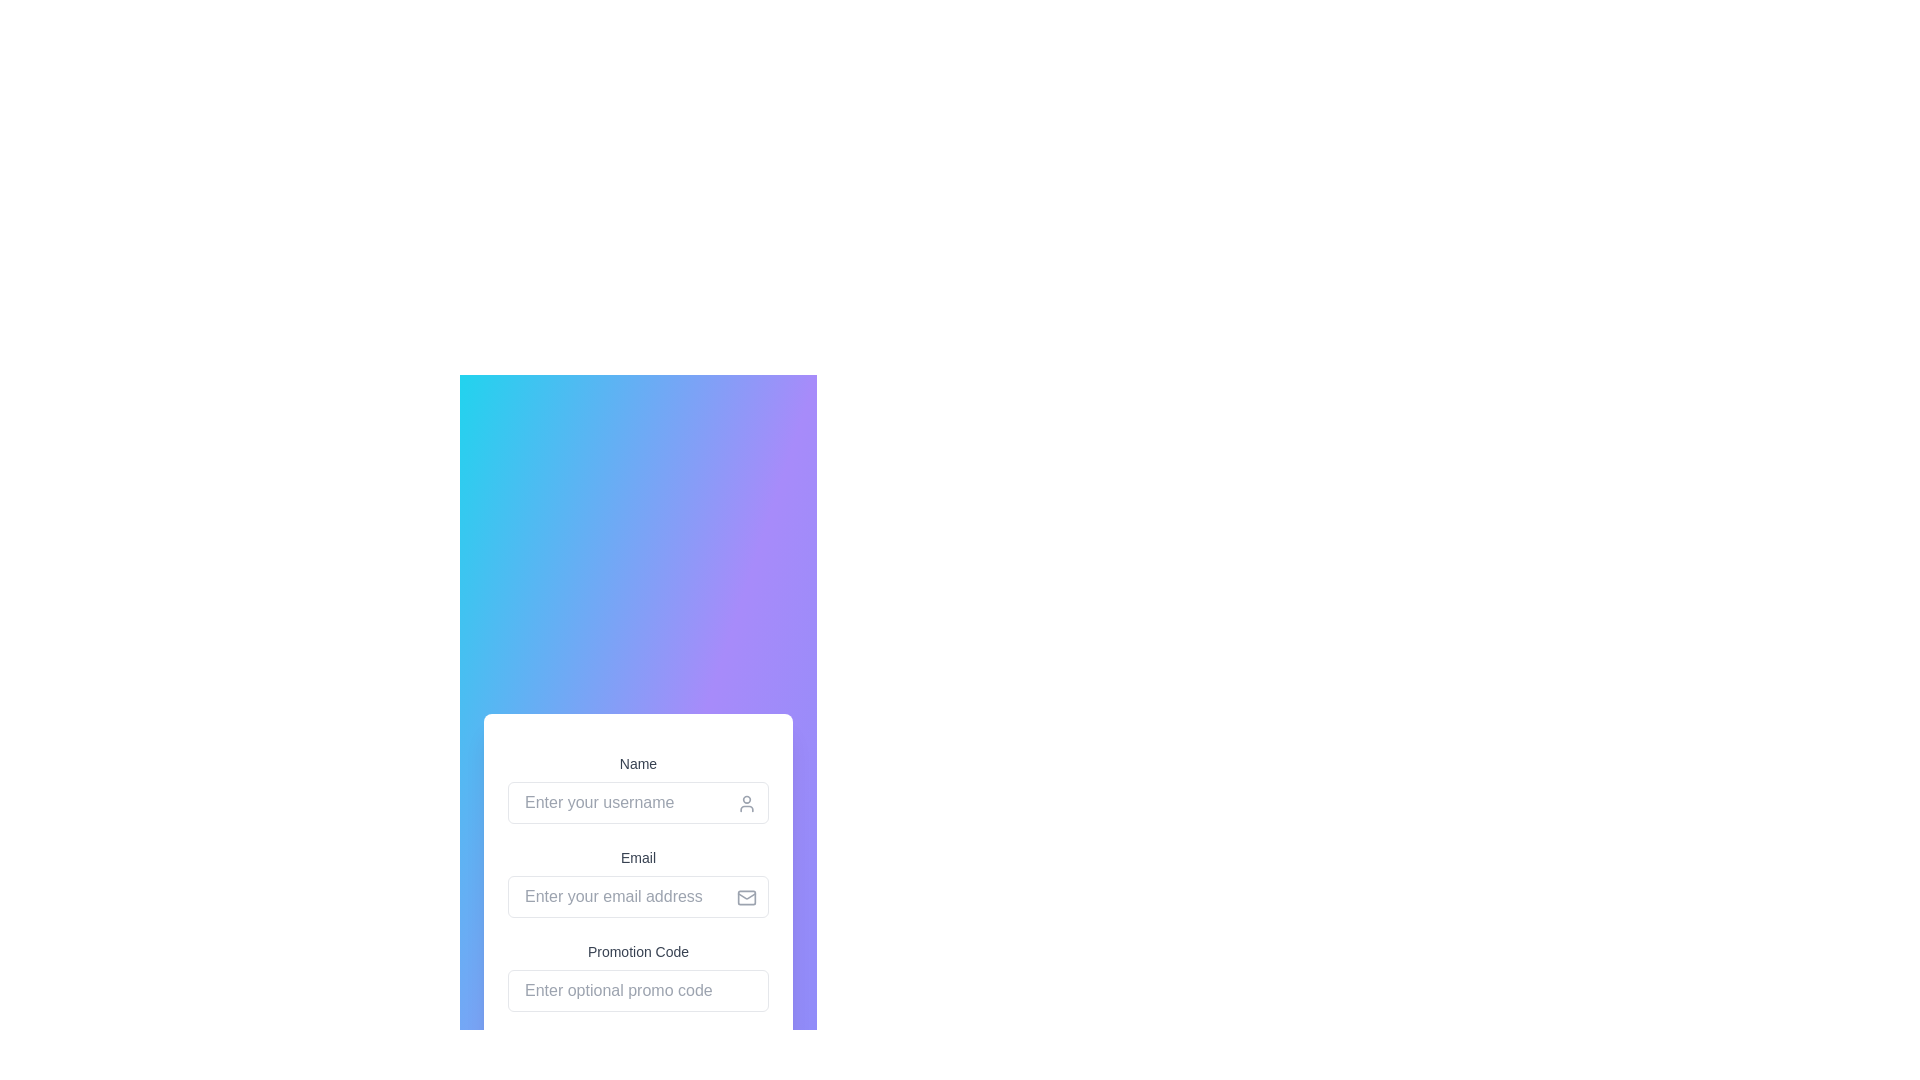  I want to click on the user profile icon, which is a gray circular icon with a smaller circle above it, located on the top-right section of the username input field, so click(746, 802).